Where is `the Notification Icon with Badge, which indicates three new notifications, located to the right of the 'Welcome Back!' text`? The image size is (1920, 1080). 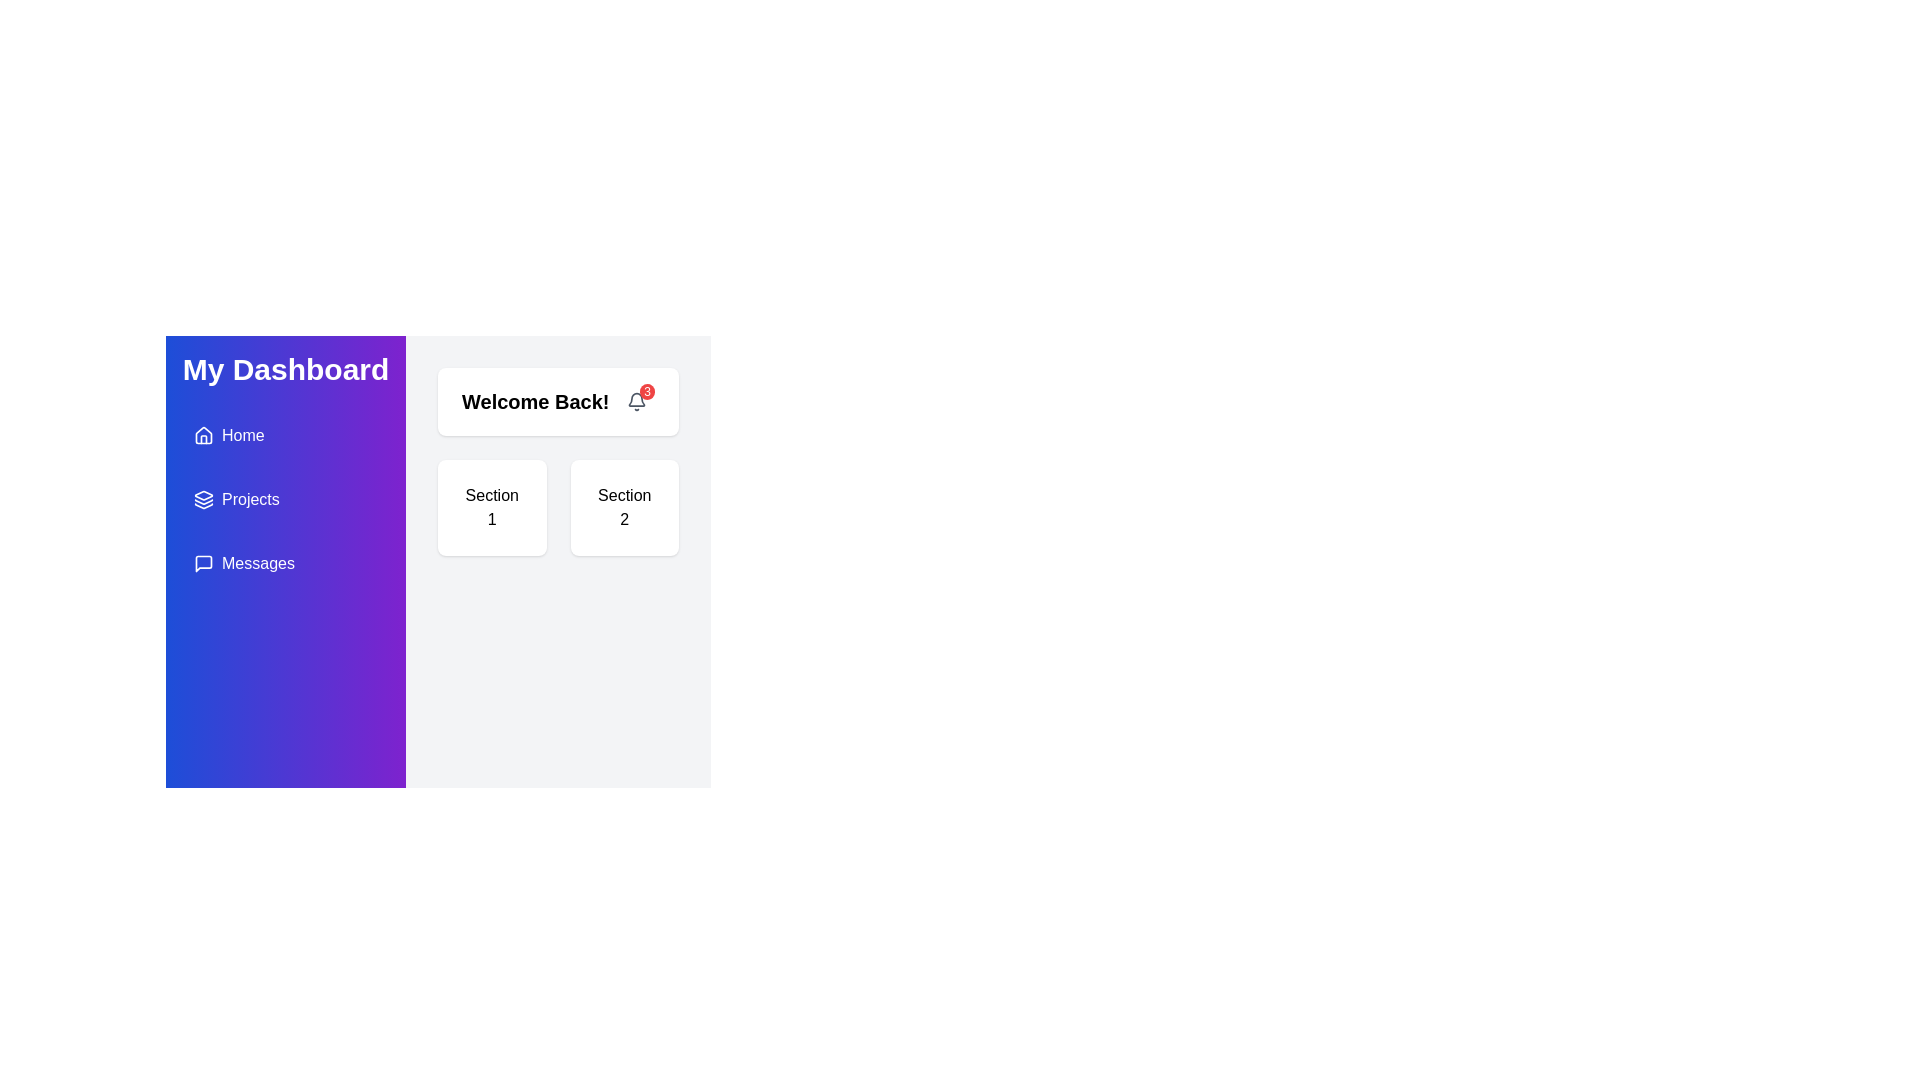 the Notification Icon with Badge, which indicates three new notifications, located to the right of the 'Welcome Back!' text is located at coordinates (636, 401).